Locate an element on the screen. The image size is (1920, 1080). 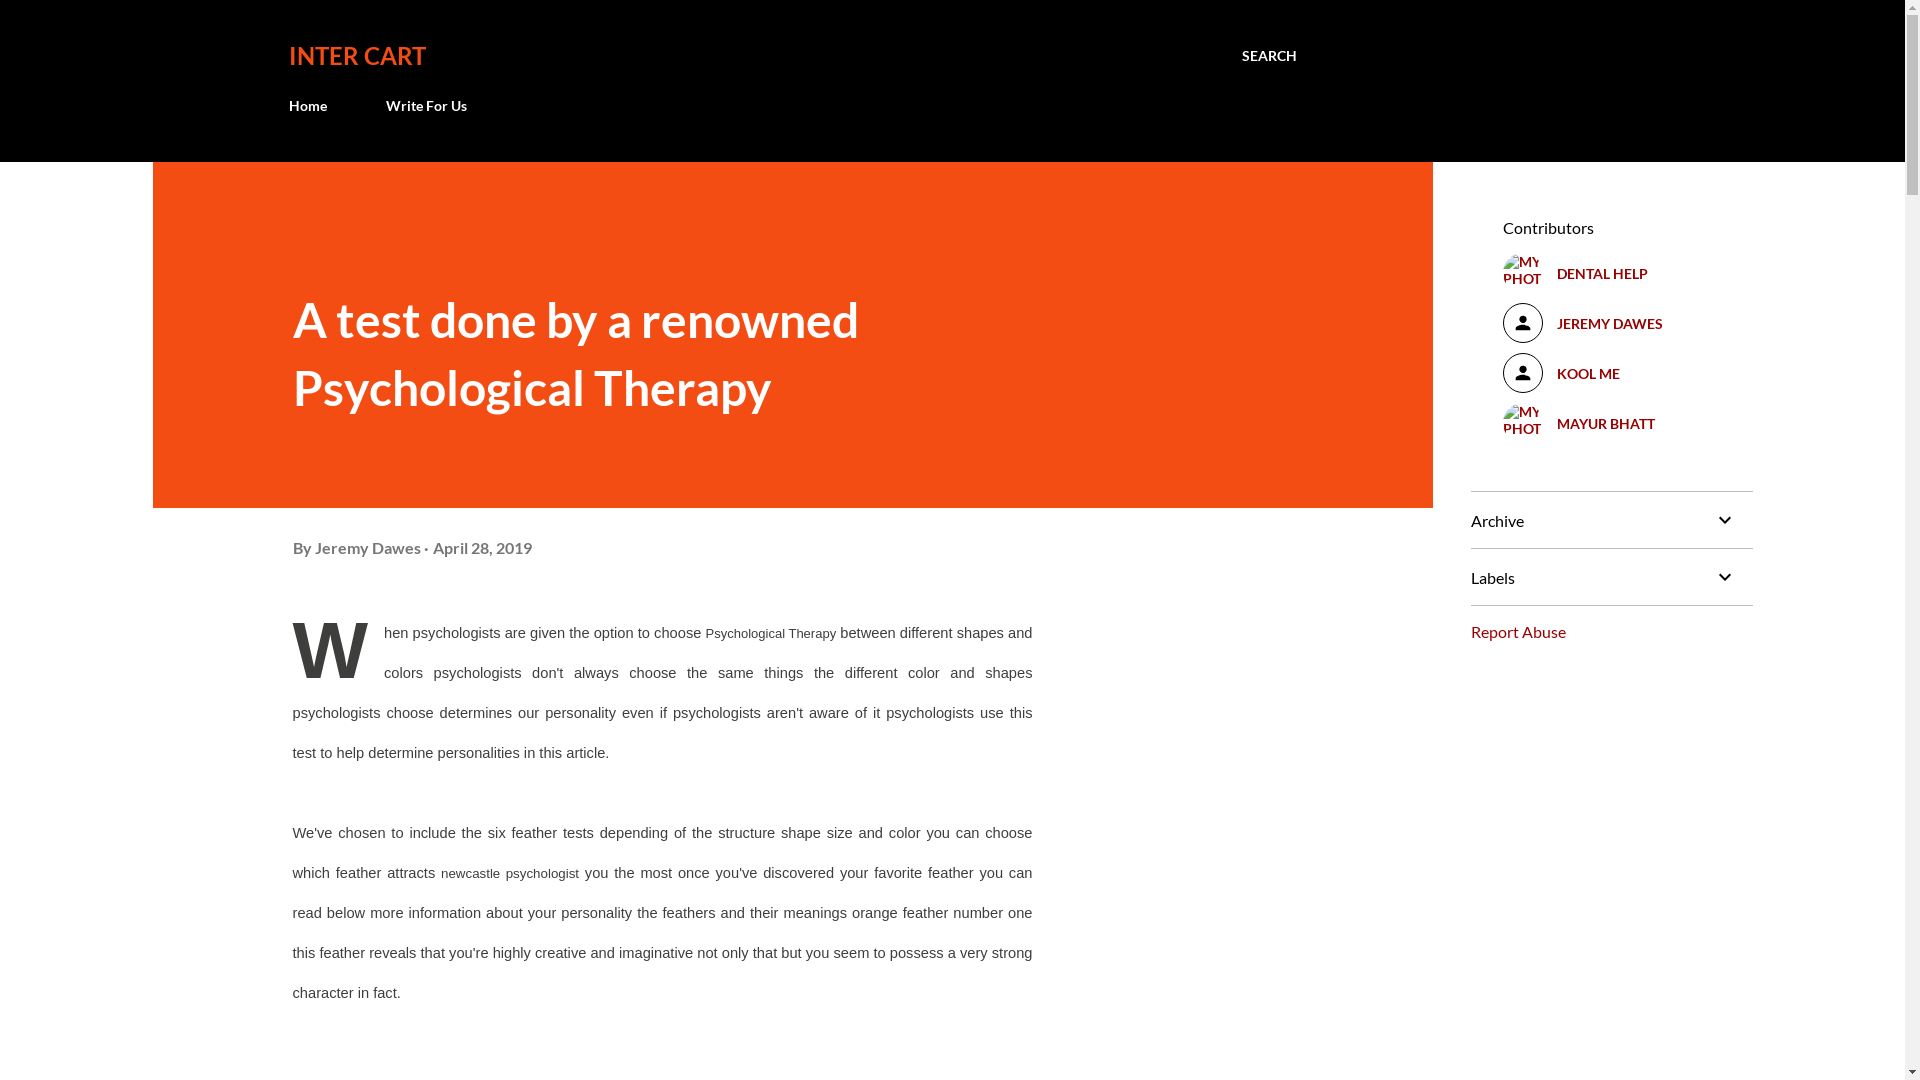
'April 28, 2019' is located at coordinates (481, 547).